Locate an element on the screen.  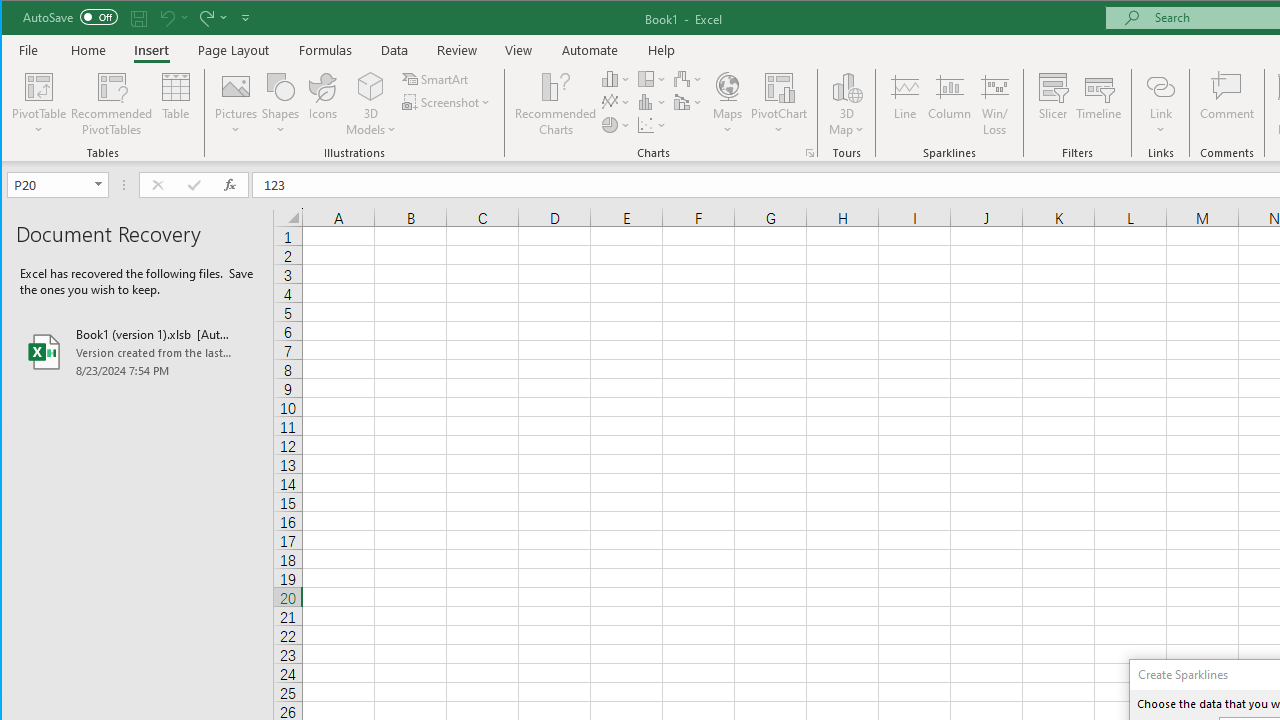
'Insert Waterfall, Funnel, Stock, Surface, or Radar Chart' is located at coordinates (688, 78).